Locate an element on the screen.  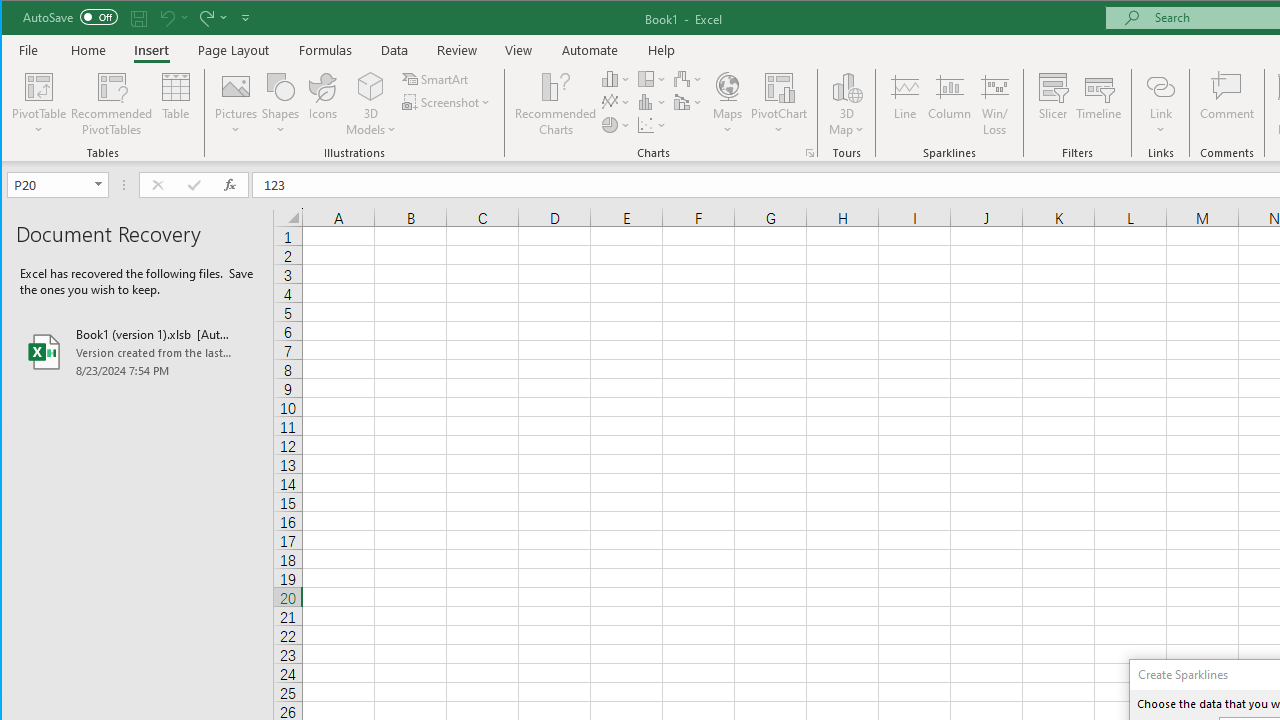
'Insert Waterfall, Funnel, Stock, Surface, or Radar Chart' is located at coordinates (688, 78).